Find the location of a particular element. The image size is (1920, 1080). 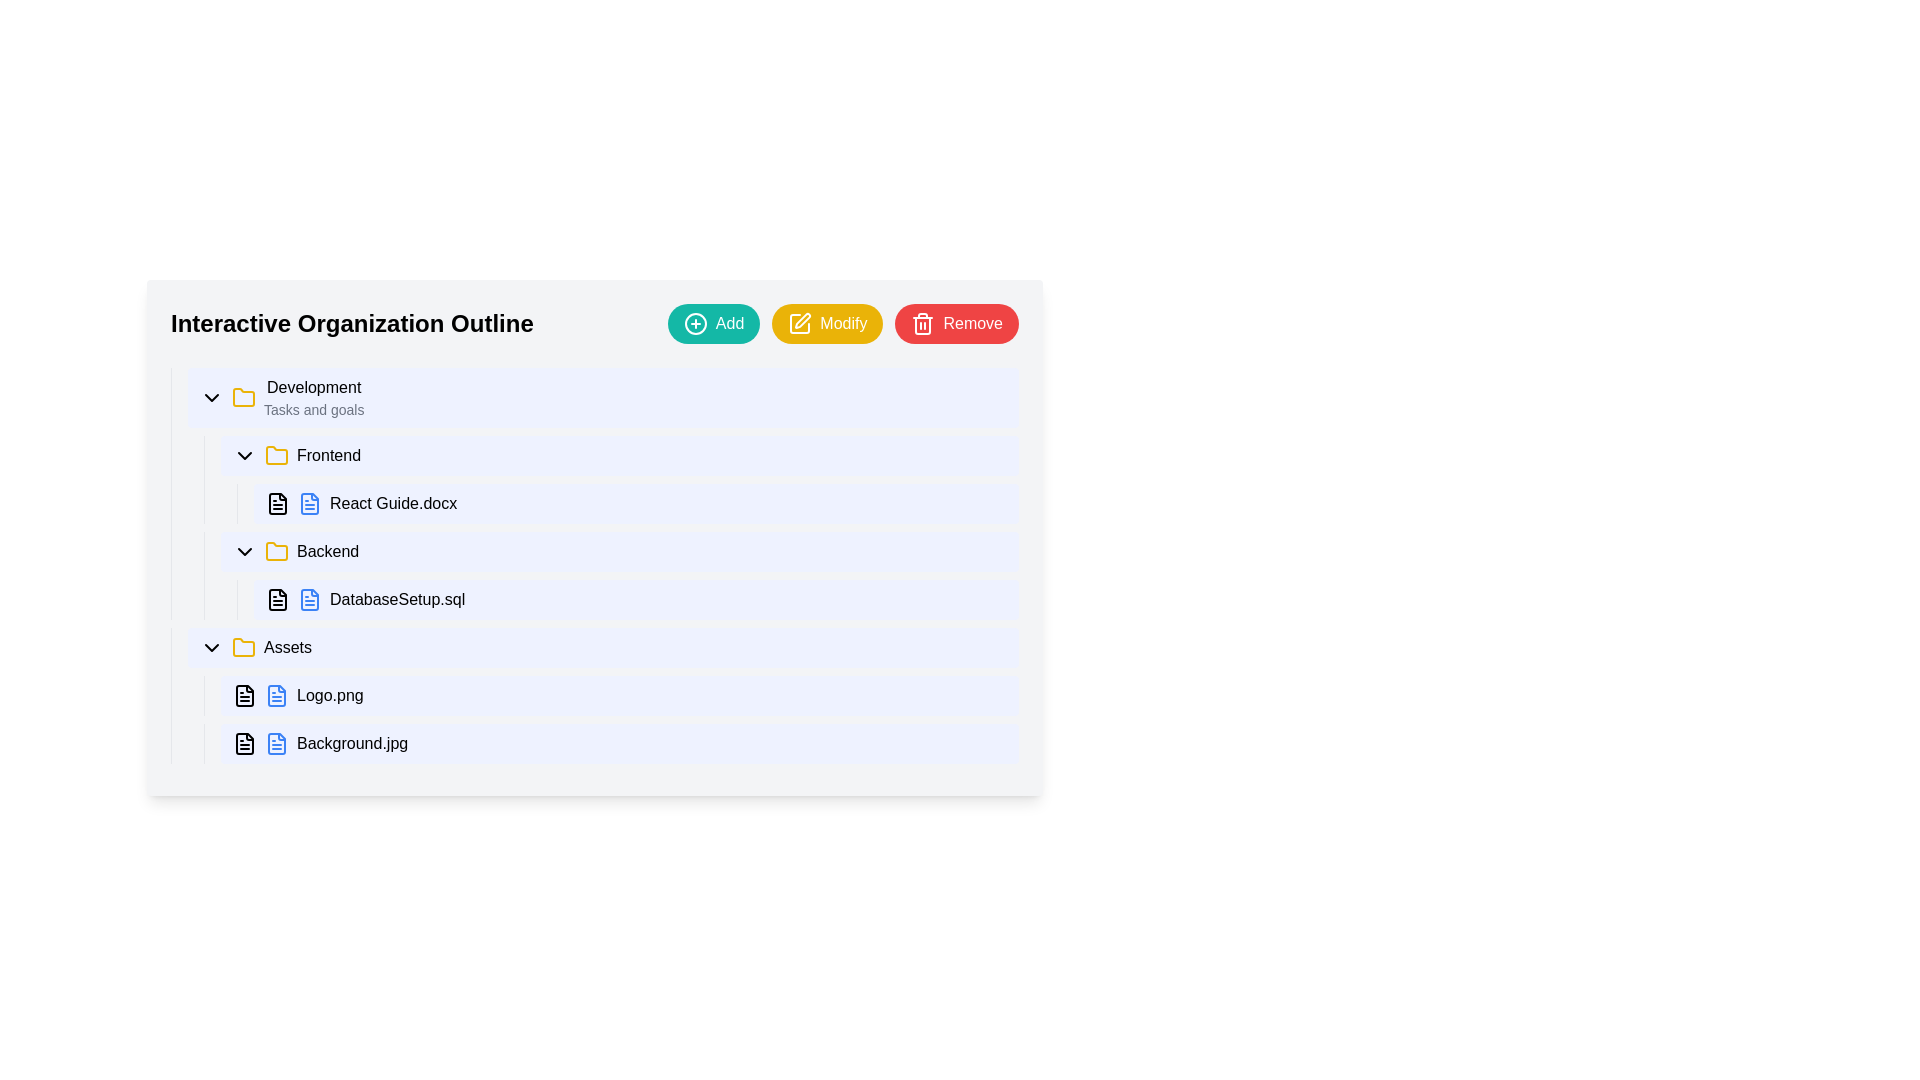

to select the file item named 'Logo.png' located within the 'Assets' folder in the hierarchical file structure is located at coordinates (594, 694).